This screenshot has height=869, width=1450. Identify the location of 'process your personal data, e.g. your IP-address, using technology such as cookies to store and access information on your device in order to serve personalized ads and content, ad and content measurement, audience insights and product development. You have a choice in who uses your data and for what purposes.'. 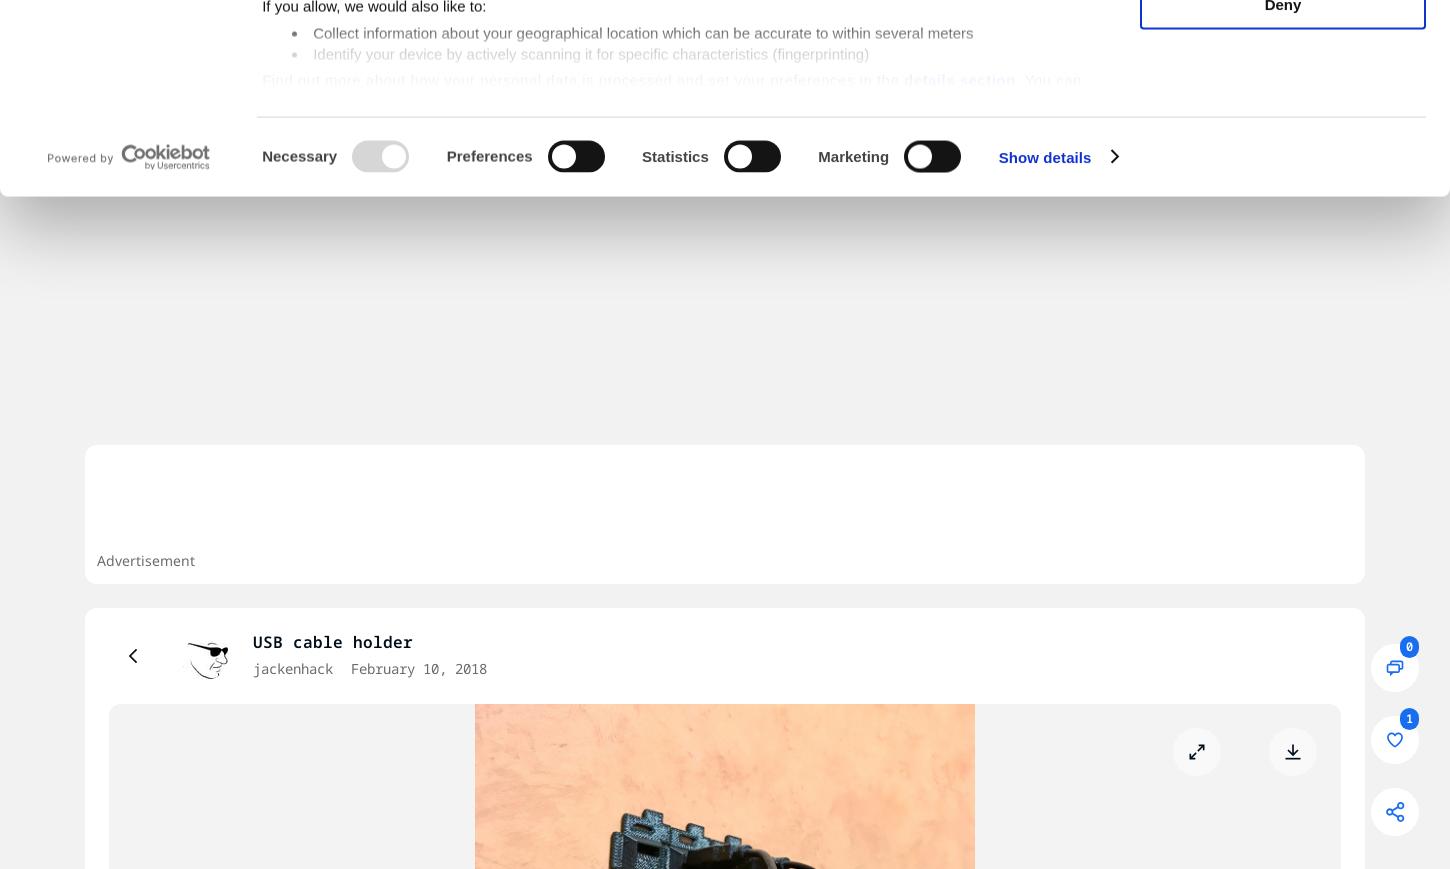
(262, 95).